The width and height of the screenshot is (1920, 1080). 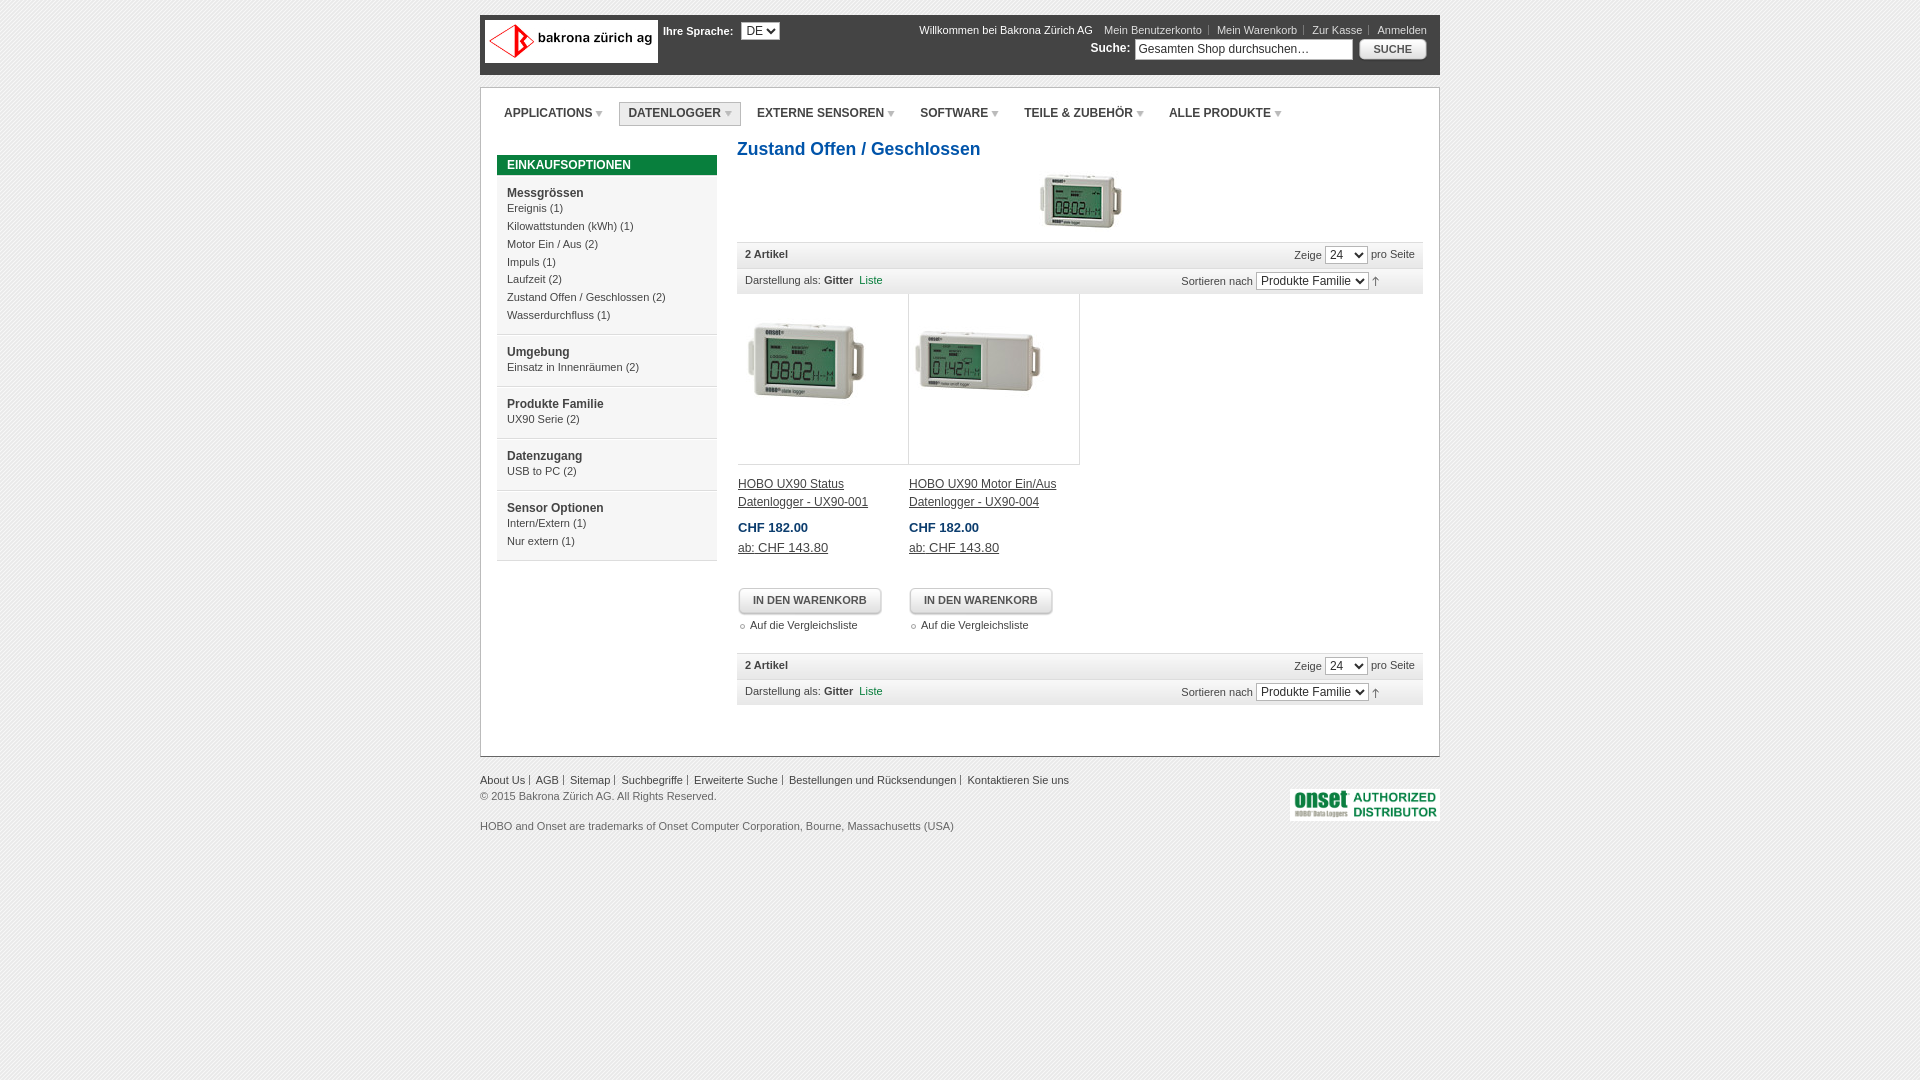 I want to click on 'Sitemap', so click(x=589, y=778).